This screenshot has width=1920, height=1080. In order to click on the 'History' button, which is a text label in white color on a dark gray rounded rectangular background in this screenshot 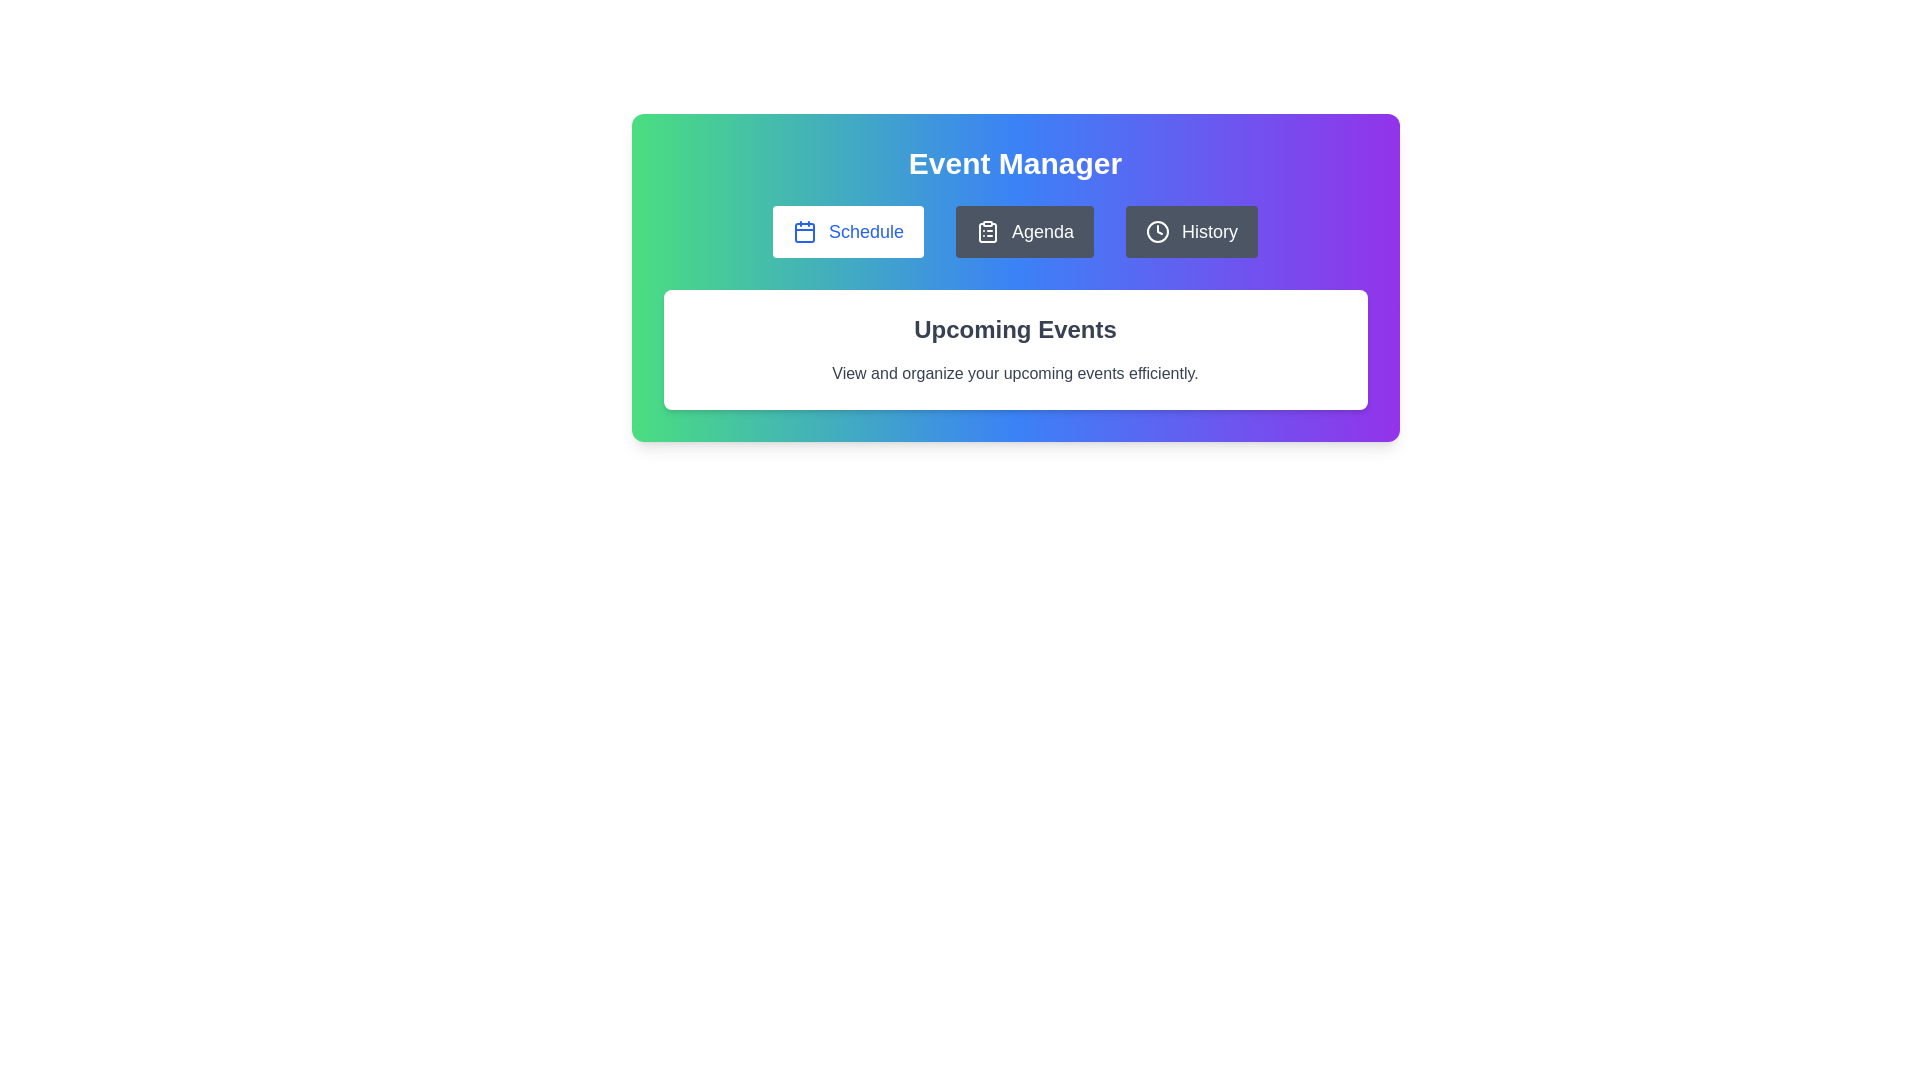, I will do `click(1208, 230)`.